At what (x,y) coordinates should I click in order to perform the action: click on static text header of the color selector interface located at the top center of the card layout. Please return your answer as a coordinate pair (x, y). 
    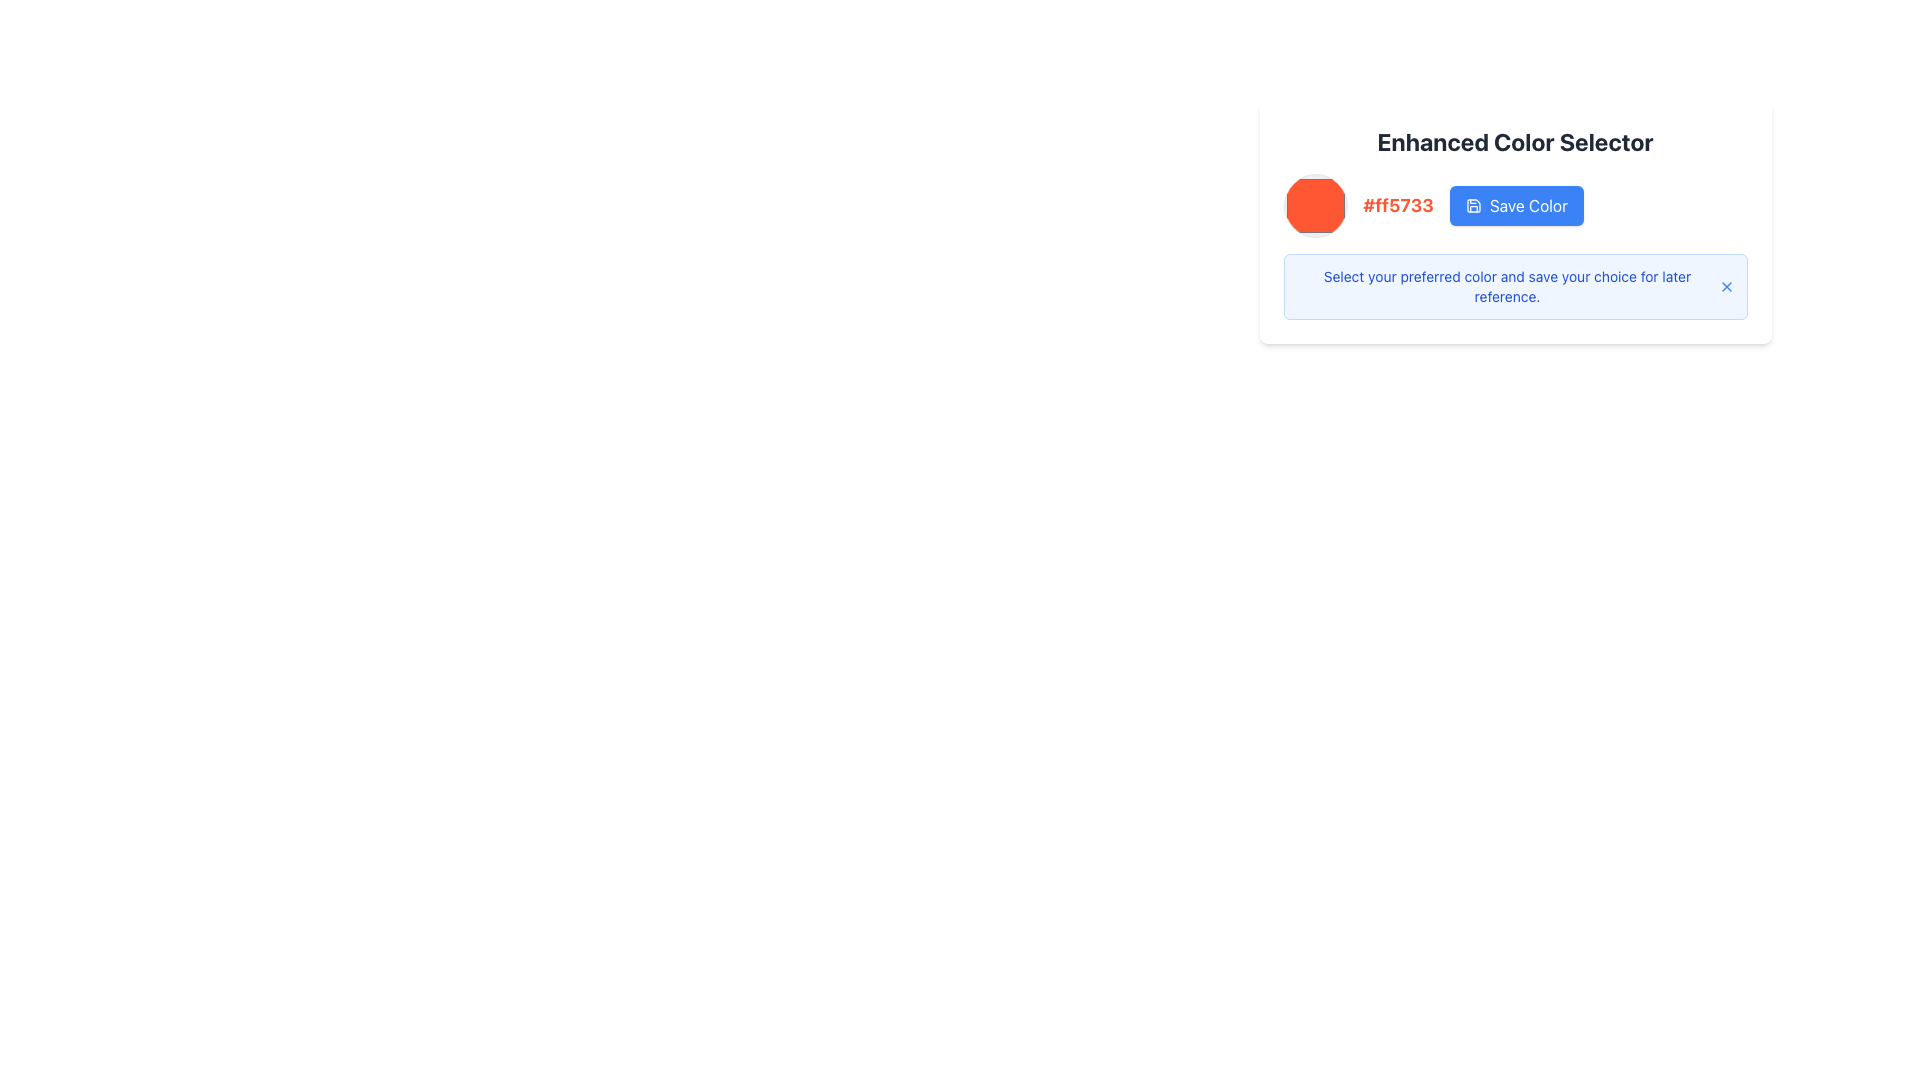
    Looking at the image, I should click on (1515, 141).